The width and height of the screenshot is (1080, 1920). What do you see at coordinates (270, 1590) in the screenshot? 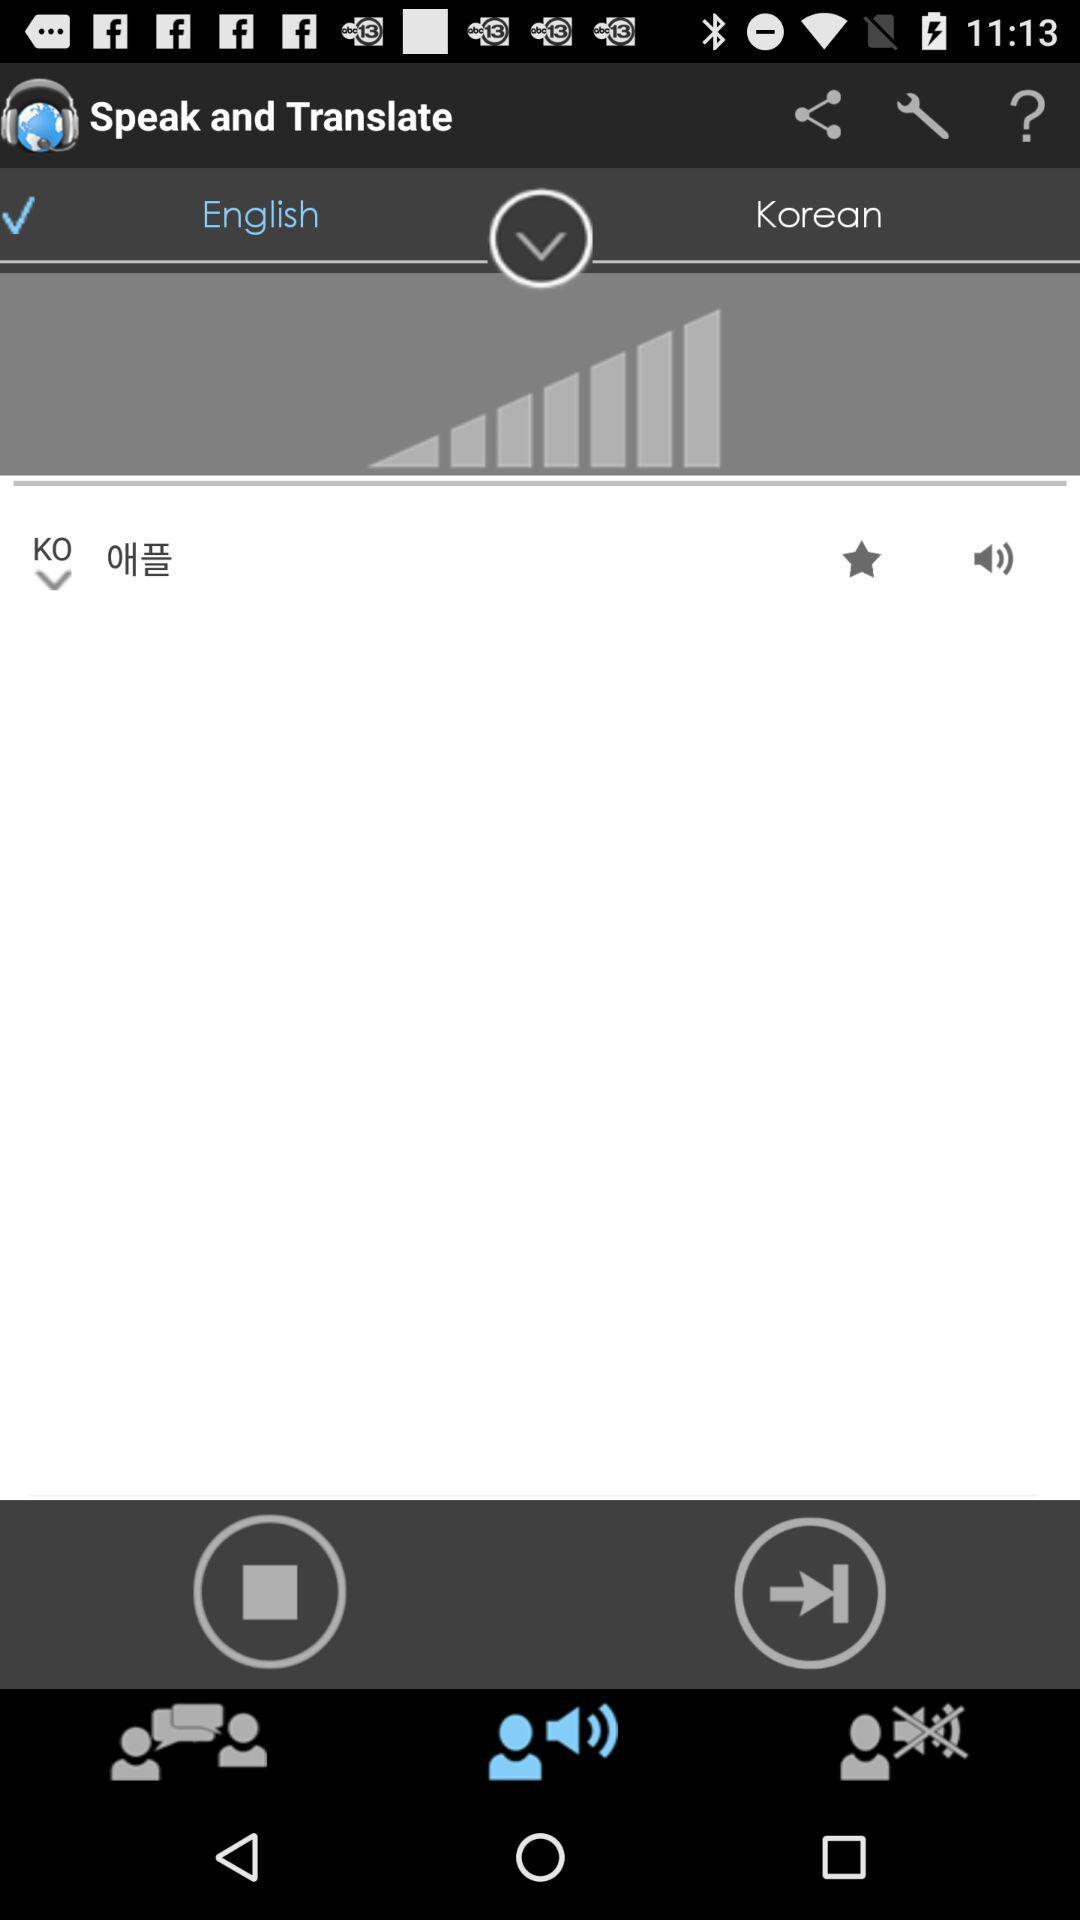
I see `stop audio` at bounding box center [270, 1590].